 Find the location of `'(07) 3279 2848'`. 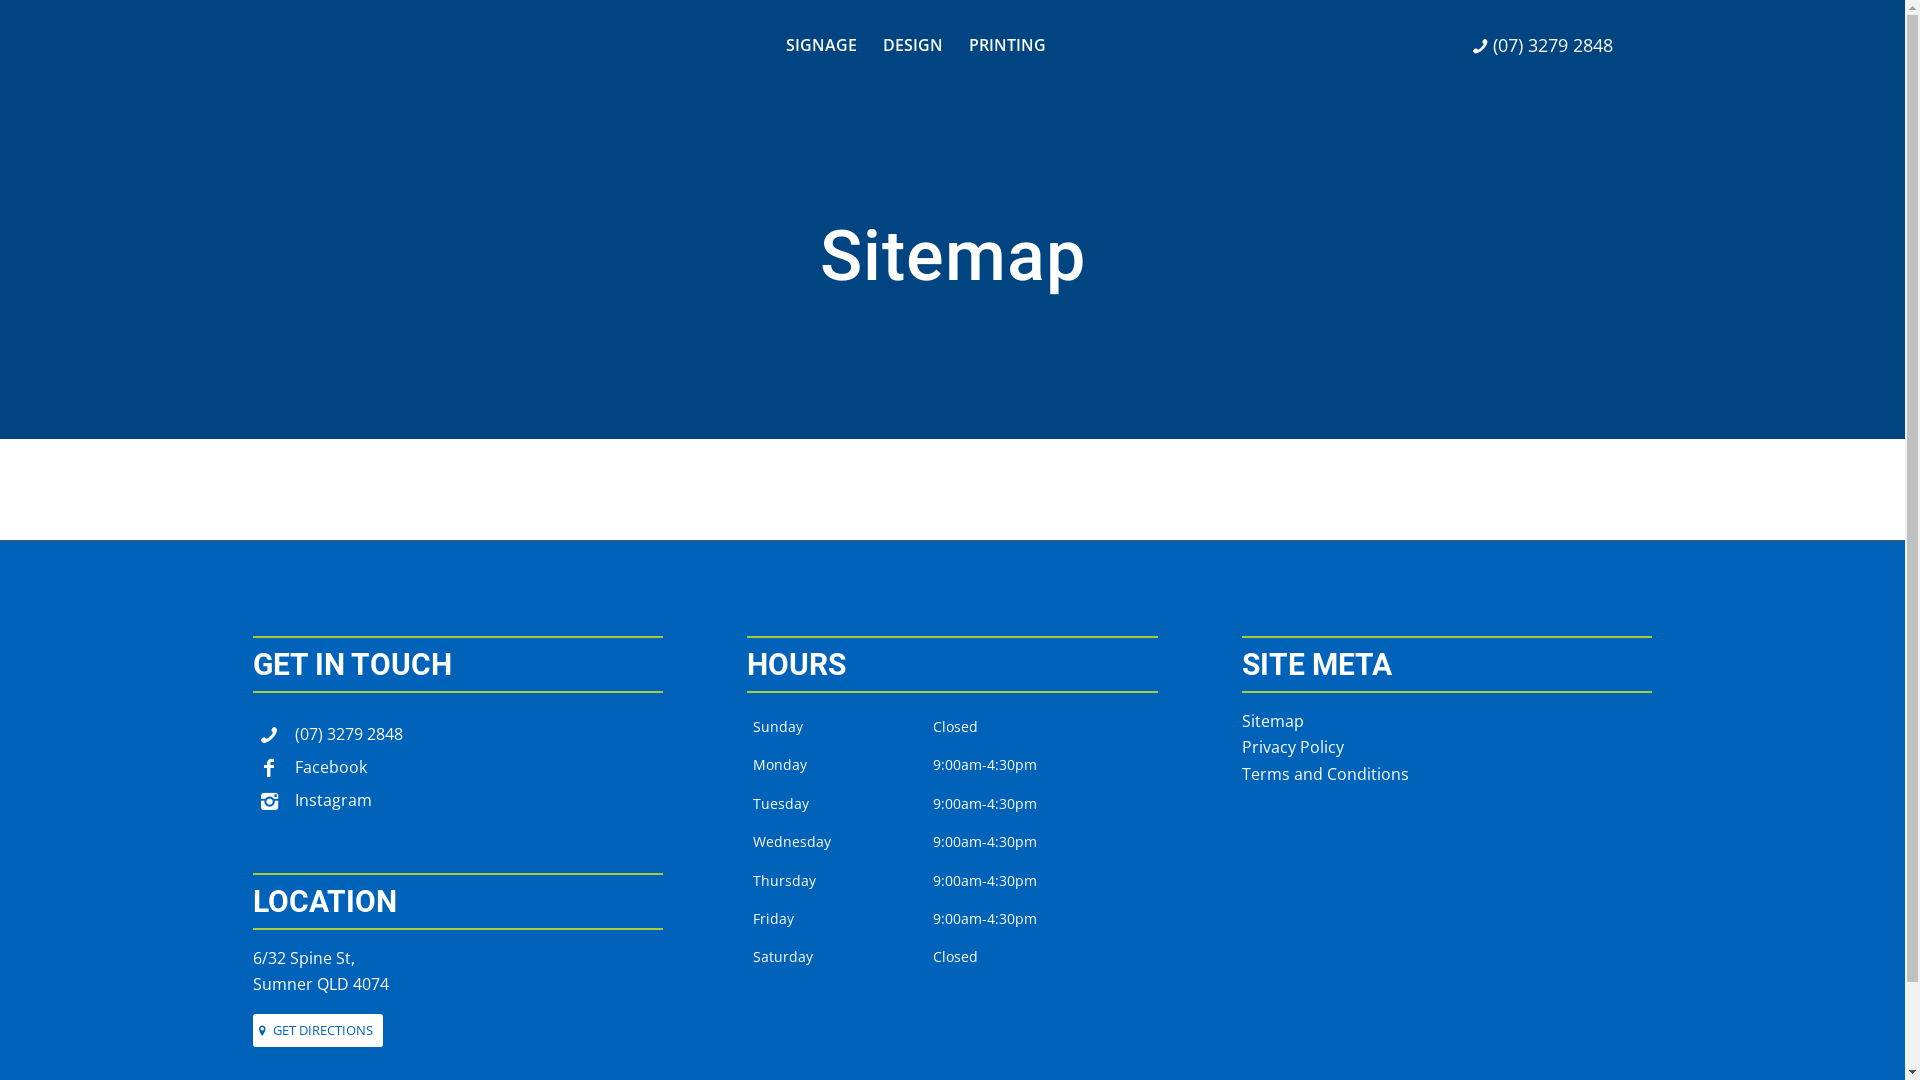

'(07) 3279 2848' is located at coordinates (292, 733).